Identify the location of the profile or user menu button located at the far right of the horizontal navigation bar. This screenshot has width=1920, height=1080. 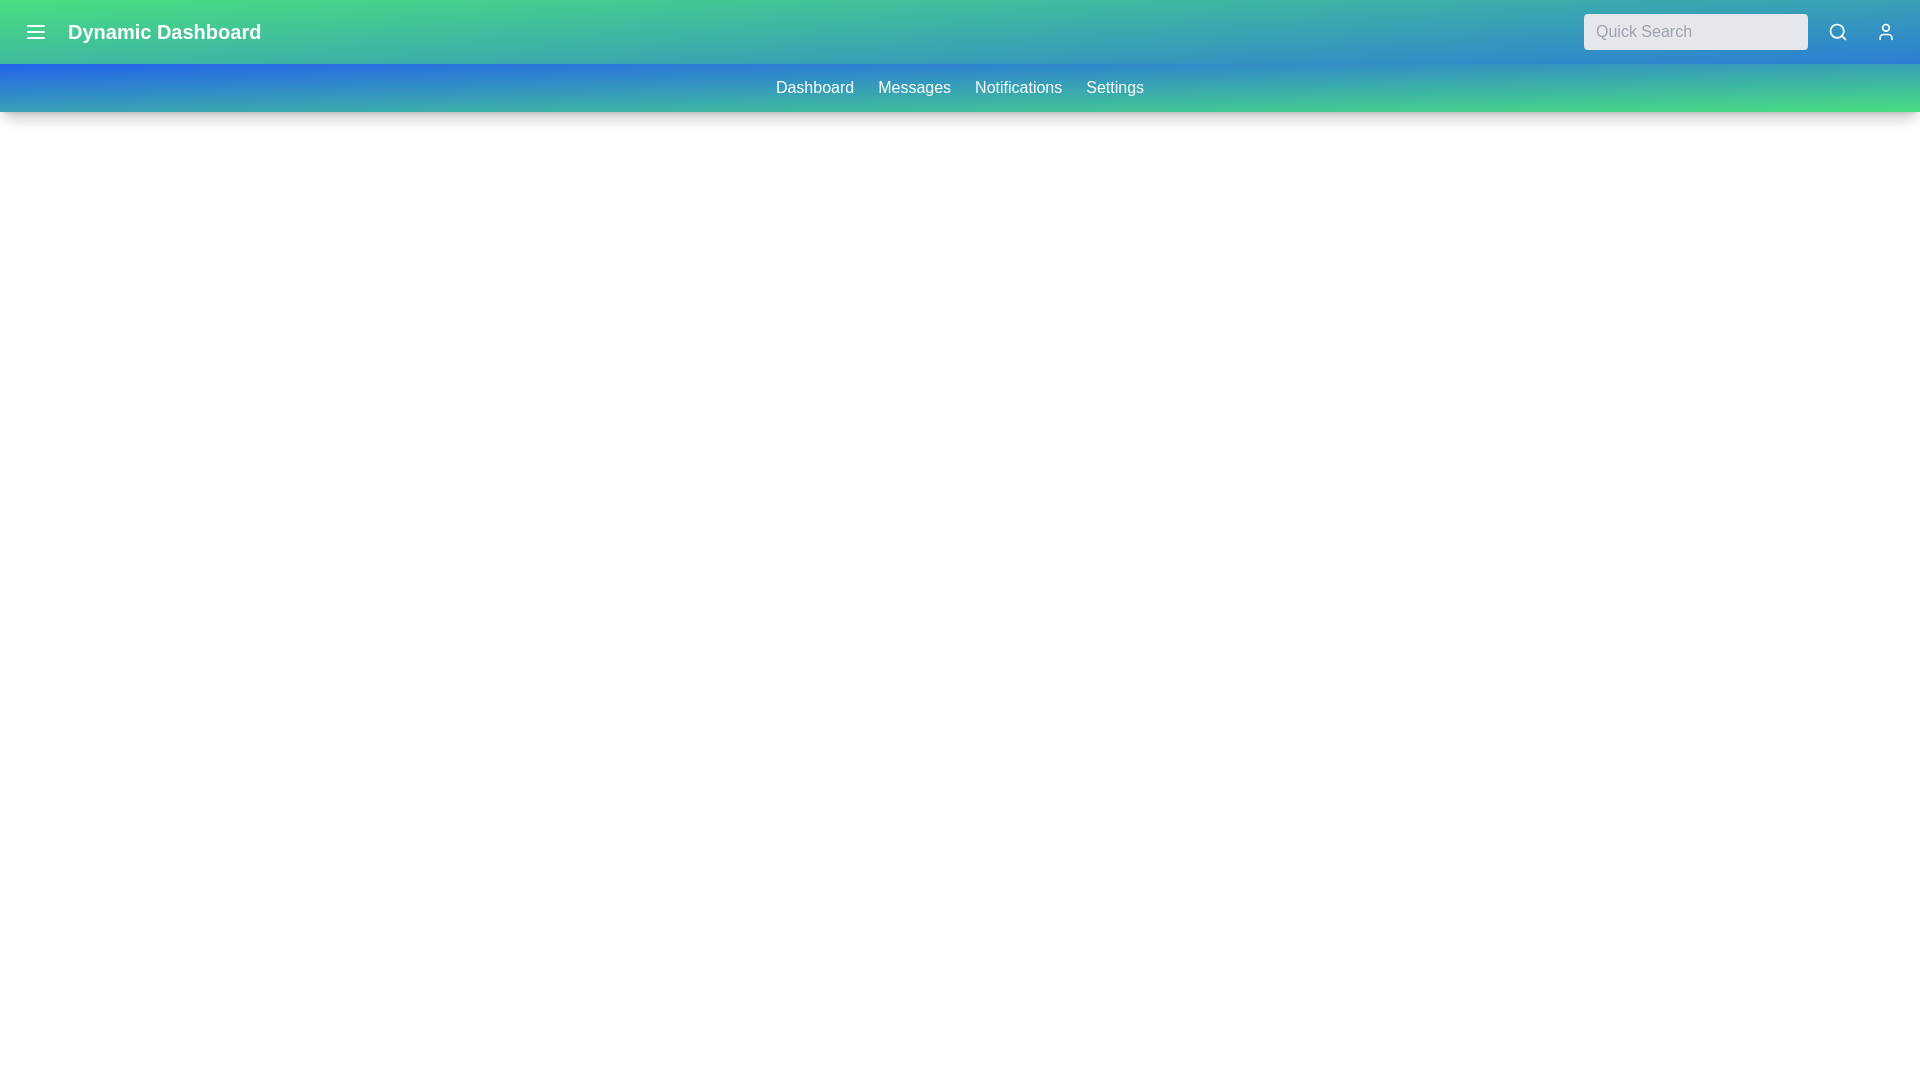
(1885, 31).